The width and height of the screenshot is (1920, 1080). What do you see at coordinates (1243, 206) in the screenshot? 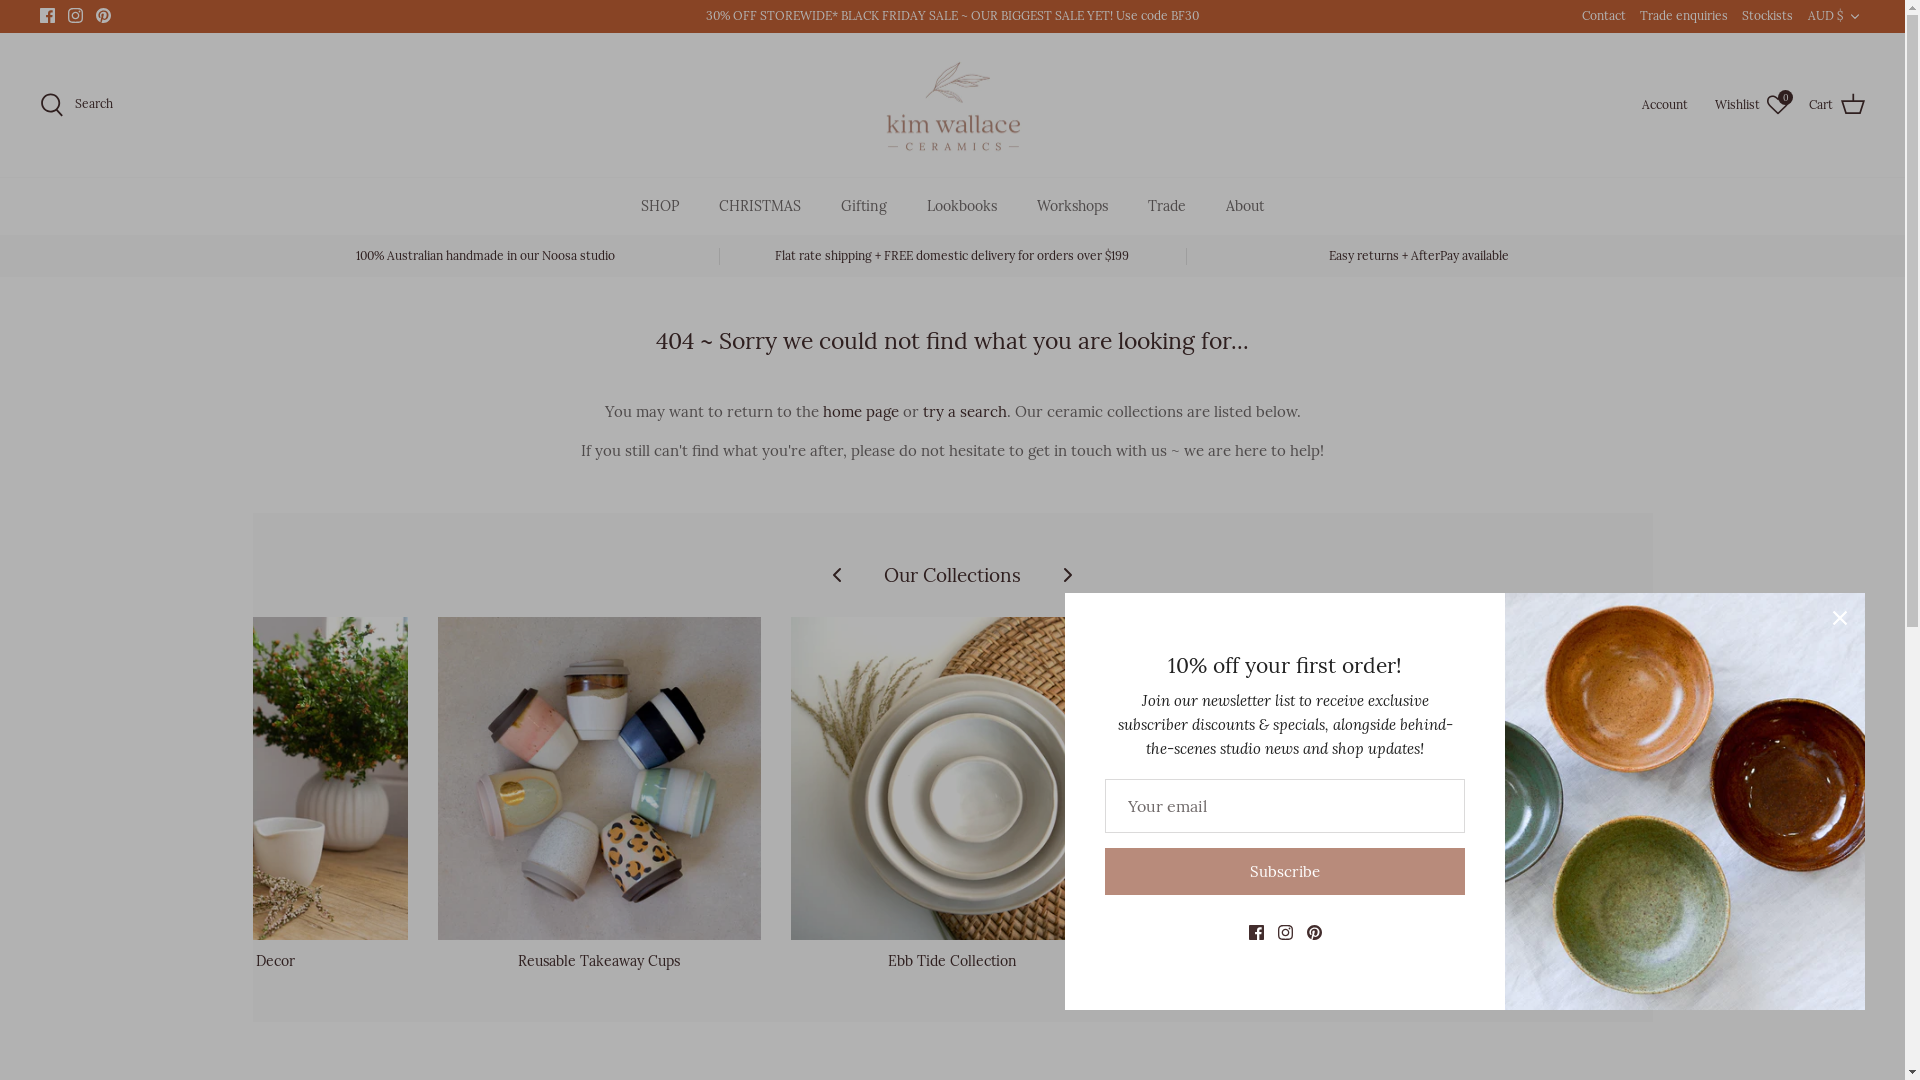
I see `'About'` at bounding box center [1243, 206].